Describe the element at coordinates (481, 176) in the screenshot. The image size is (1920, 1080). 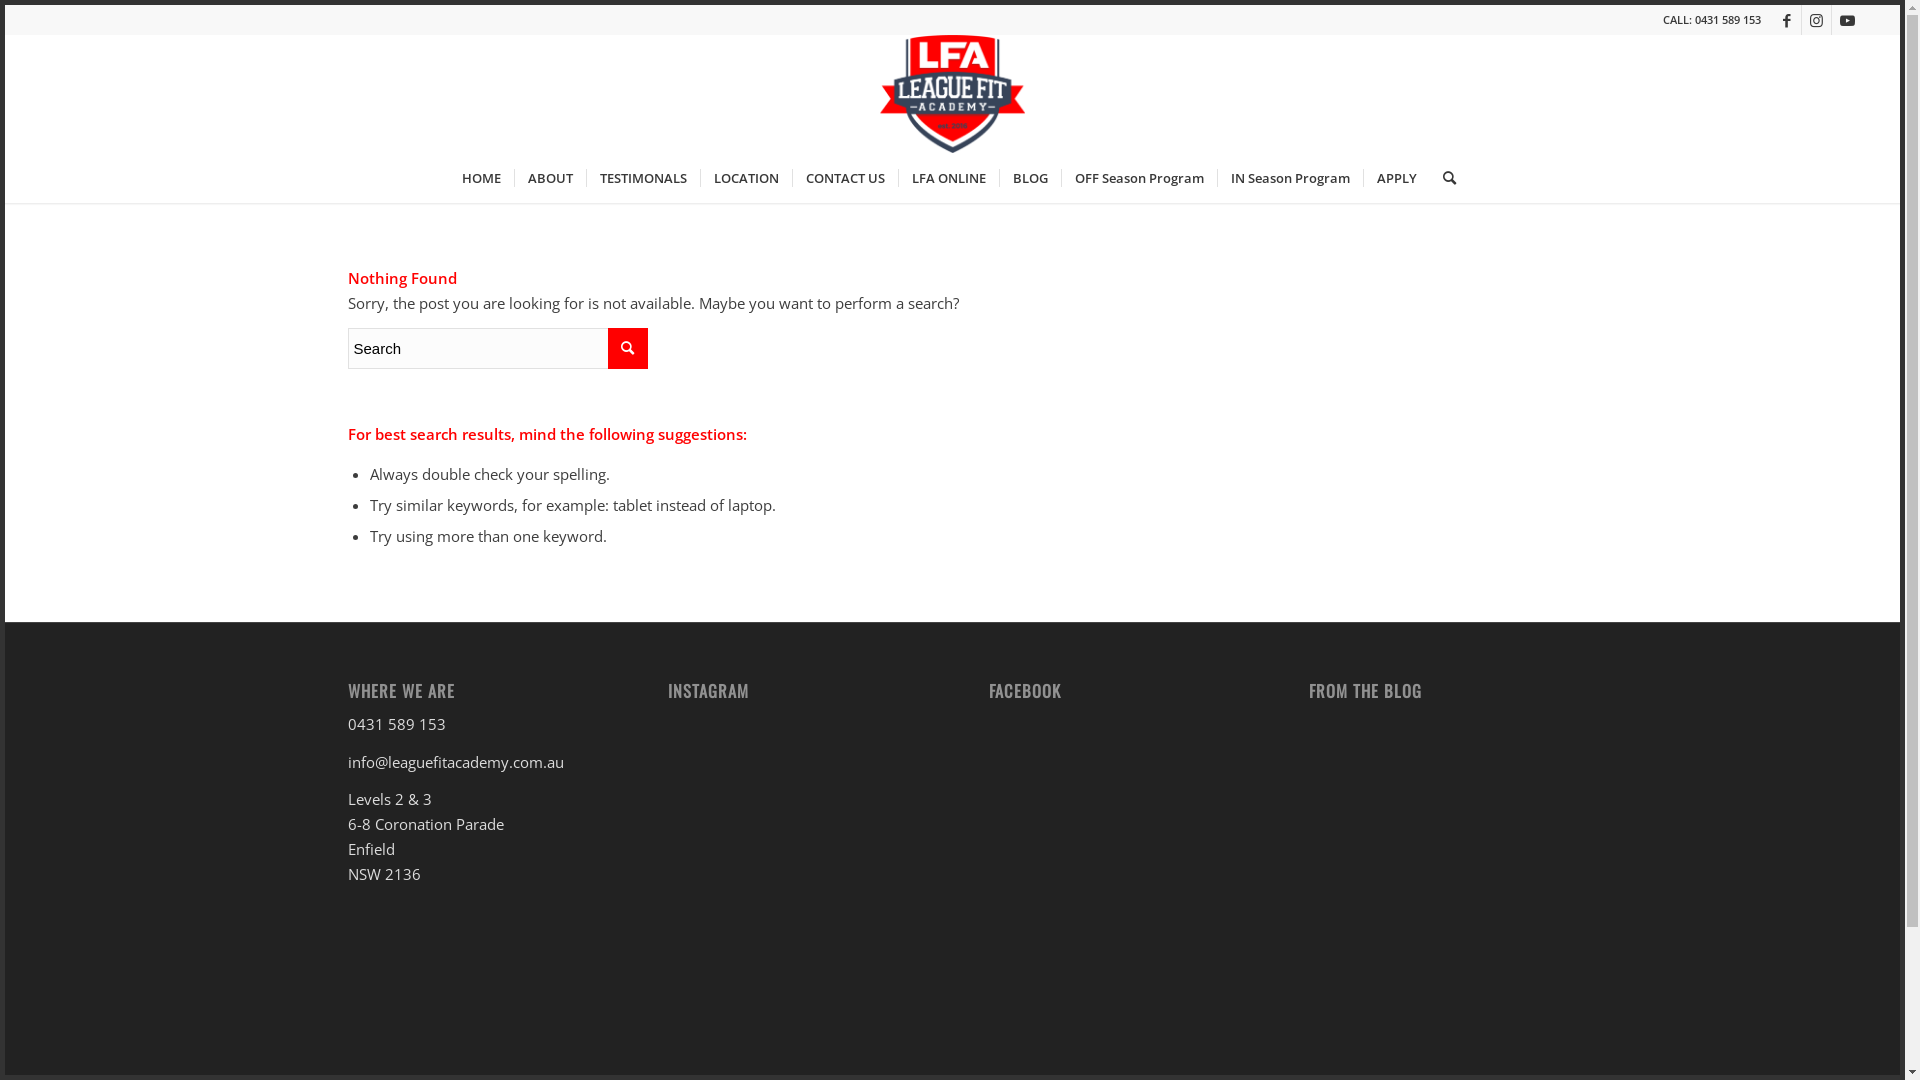
I see `'HOME'` at that location.